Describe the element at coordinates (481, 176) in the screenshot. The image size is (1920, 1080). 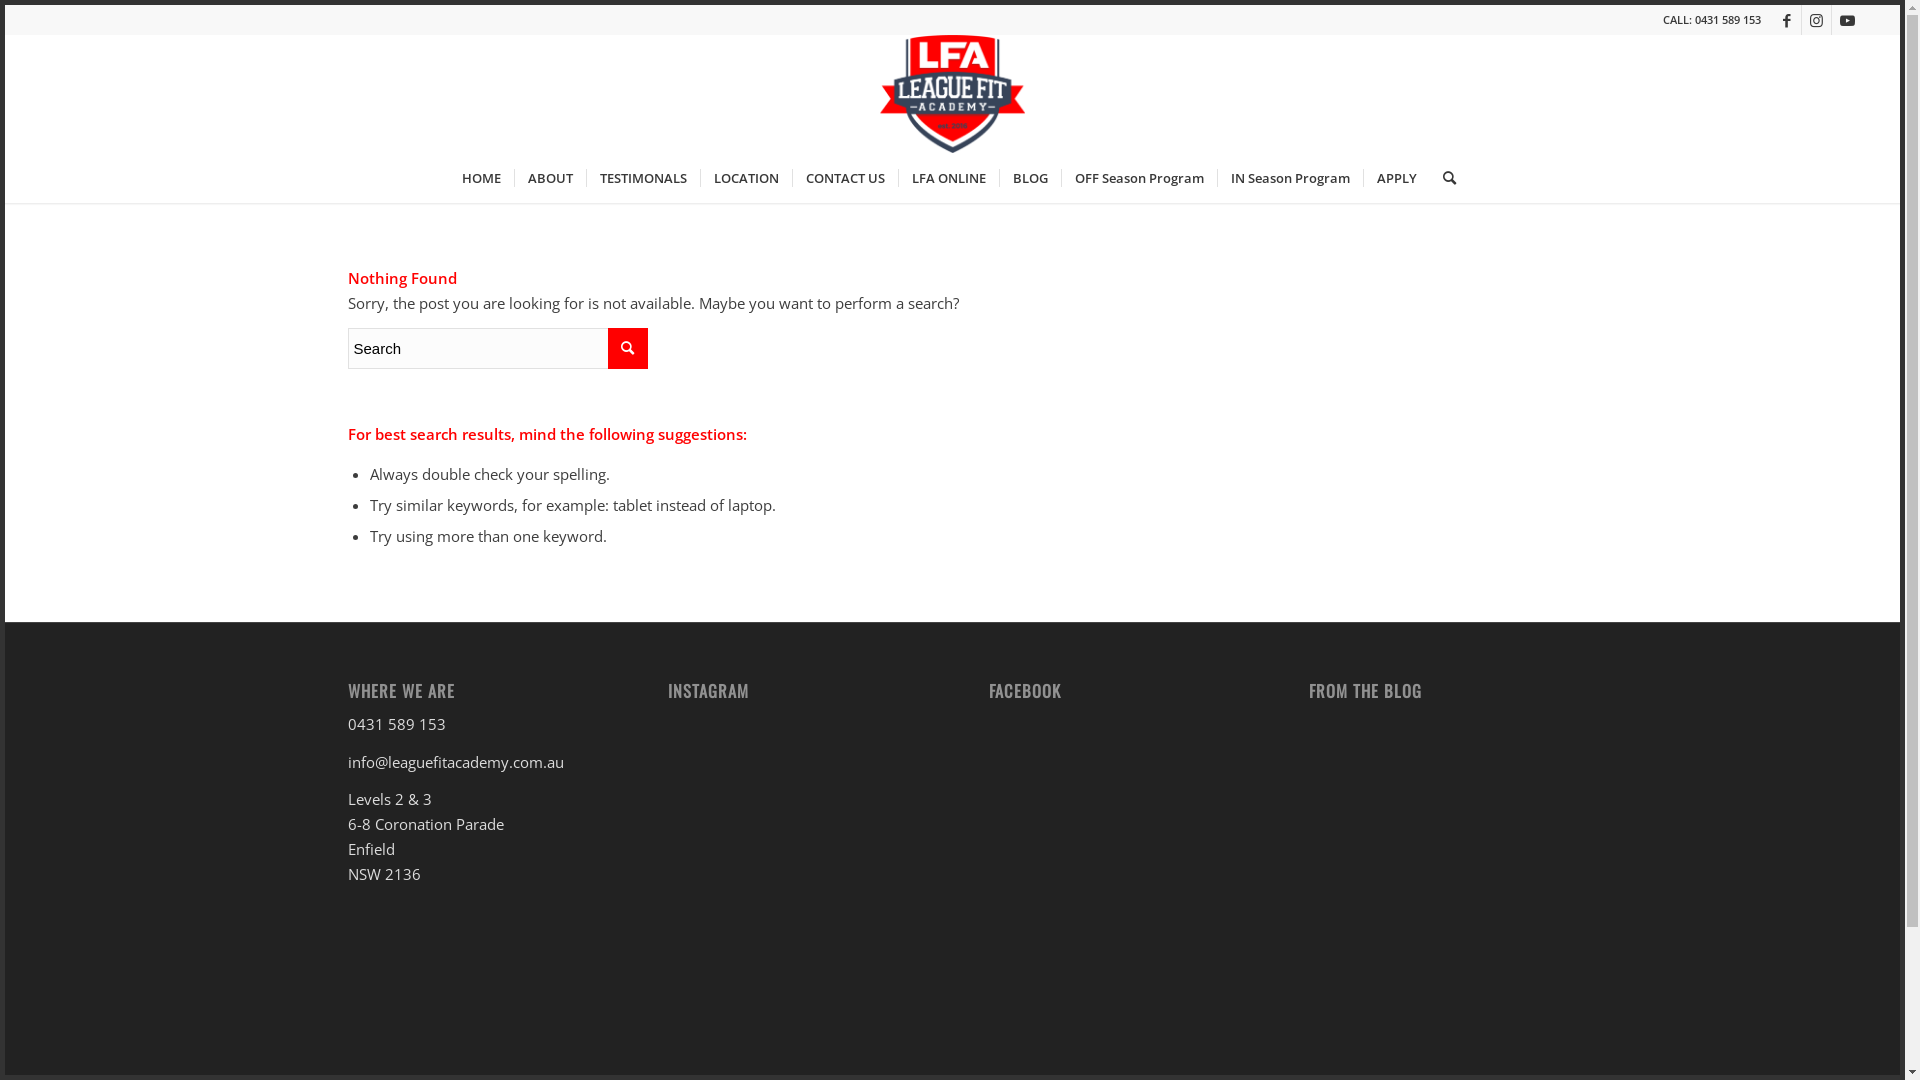
I see `'HOME'` at that location.